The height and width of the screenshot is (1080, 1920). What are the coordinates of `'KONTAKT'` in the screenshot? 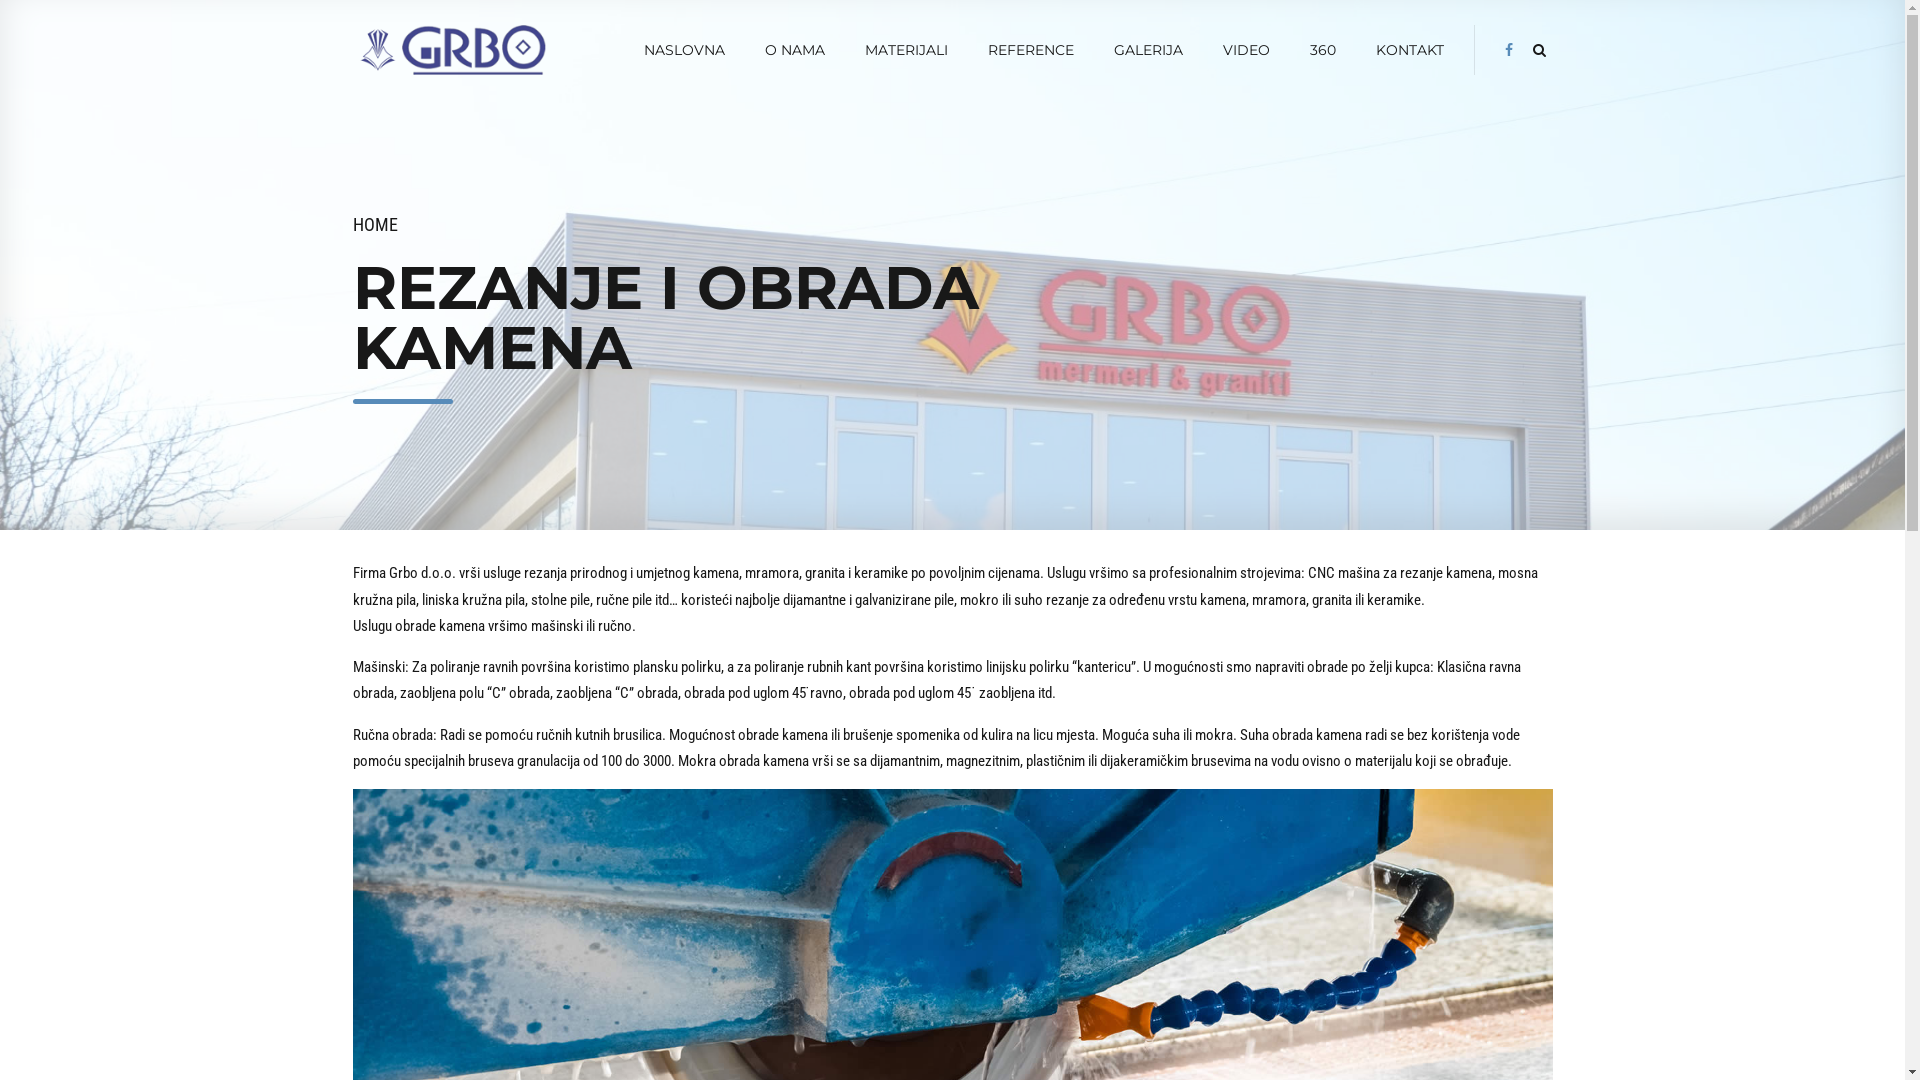 It's located at (1409, 49).